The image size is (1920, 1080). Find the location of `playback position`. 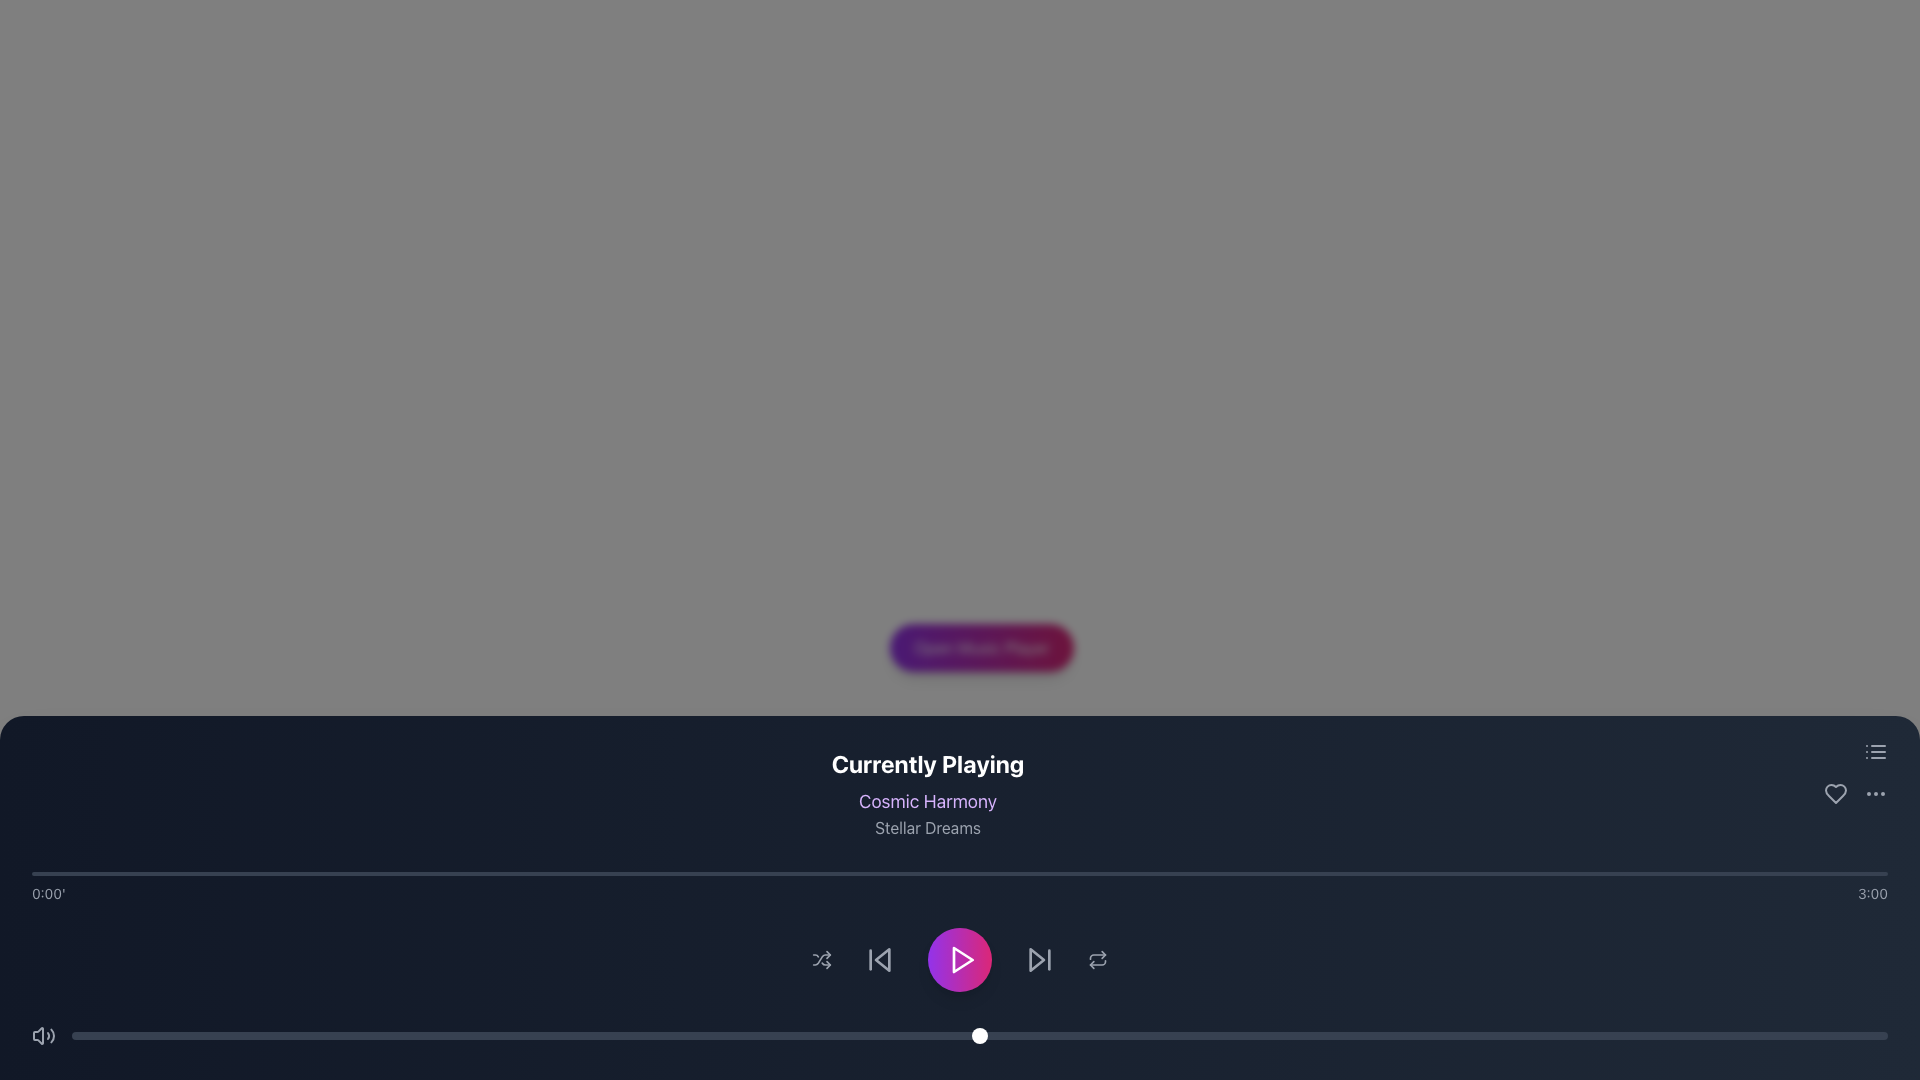

playback position is located at coordinates (1826, 873).